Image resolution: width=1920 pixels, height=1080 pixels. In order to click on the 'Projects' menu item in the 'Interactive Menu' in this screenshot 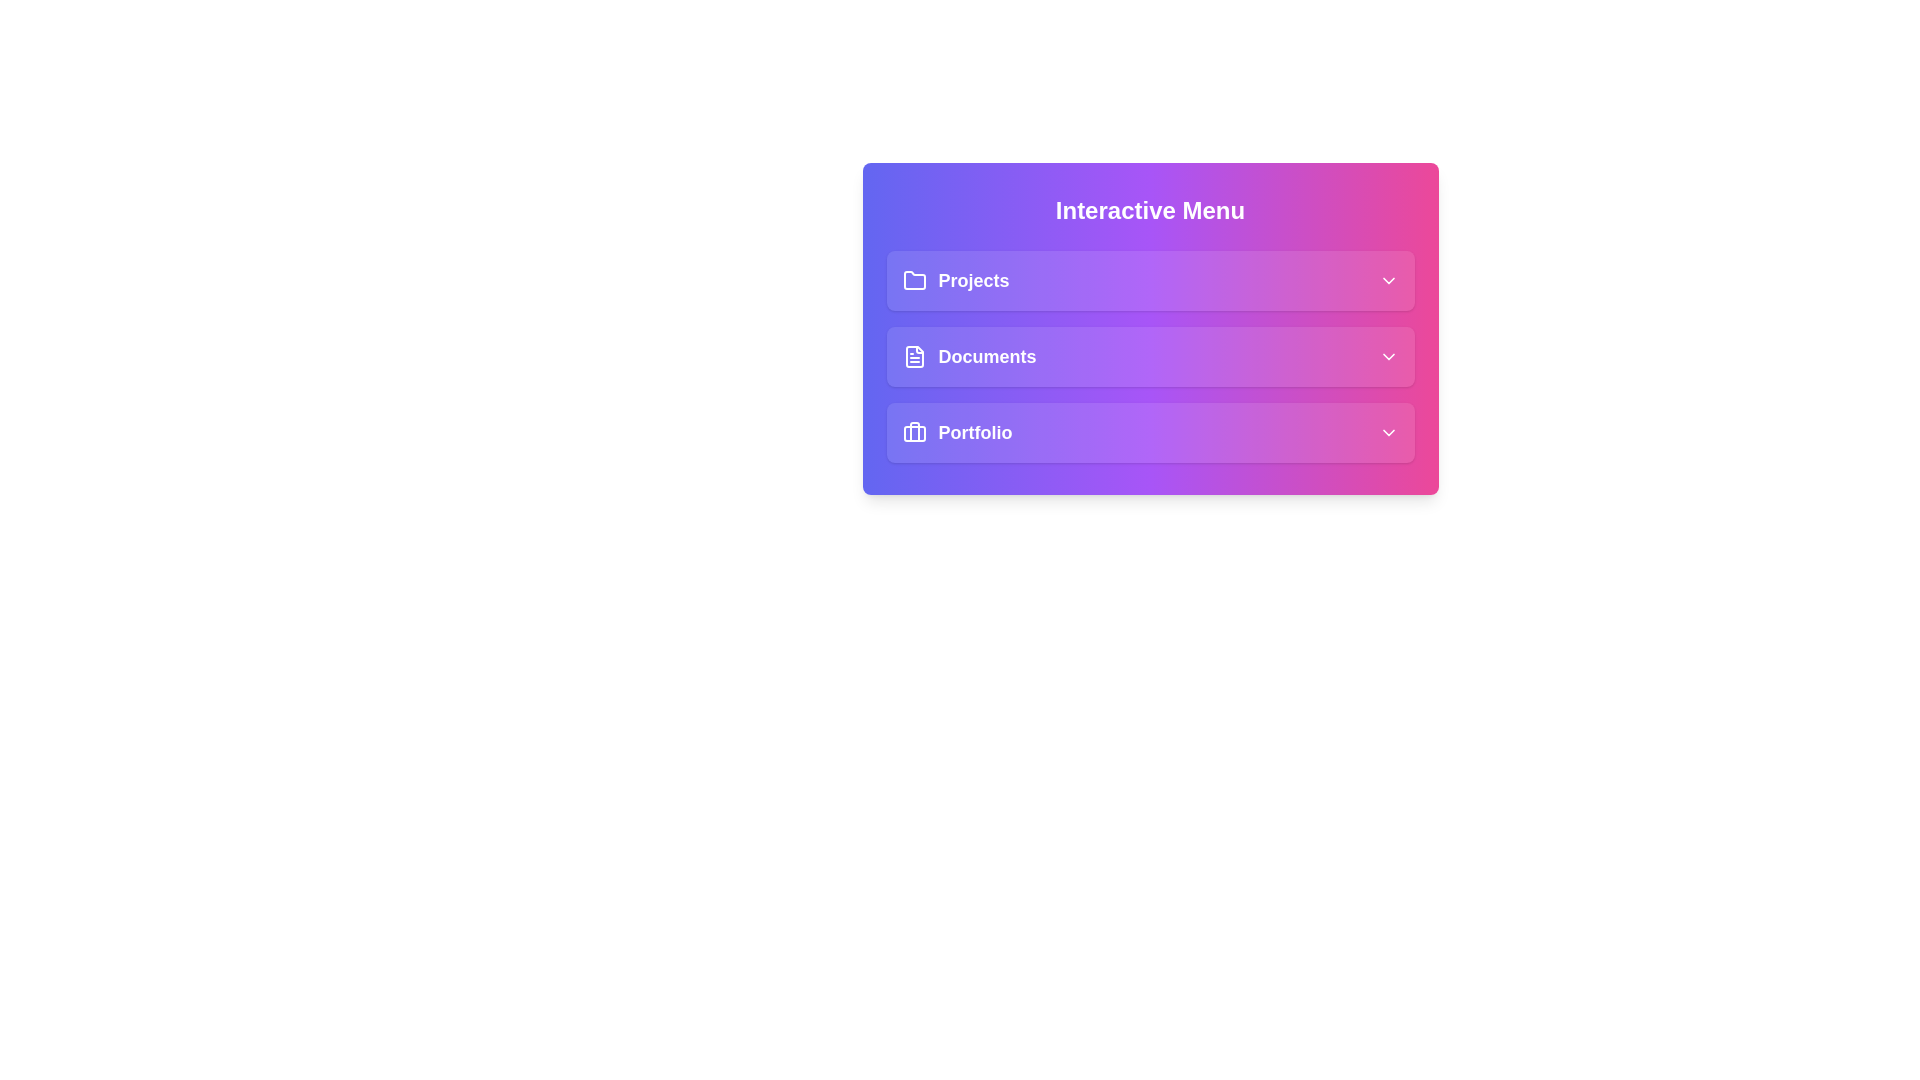, I will do `click(954, 281)`.